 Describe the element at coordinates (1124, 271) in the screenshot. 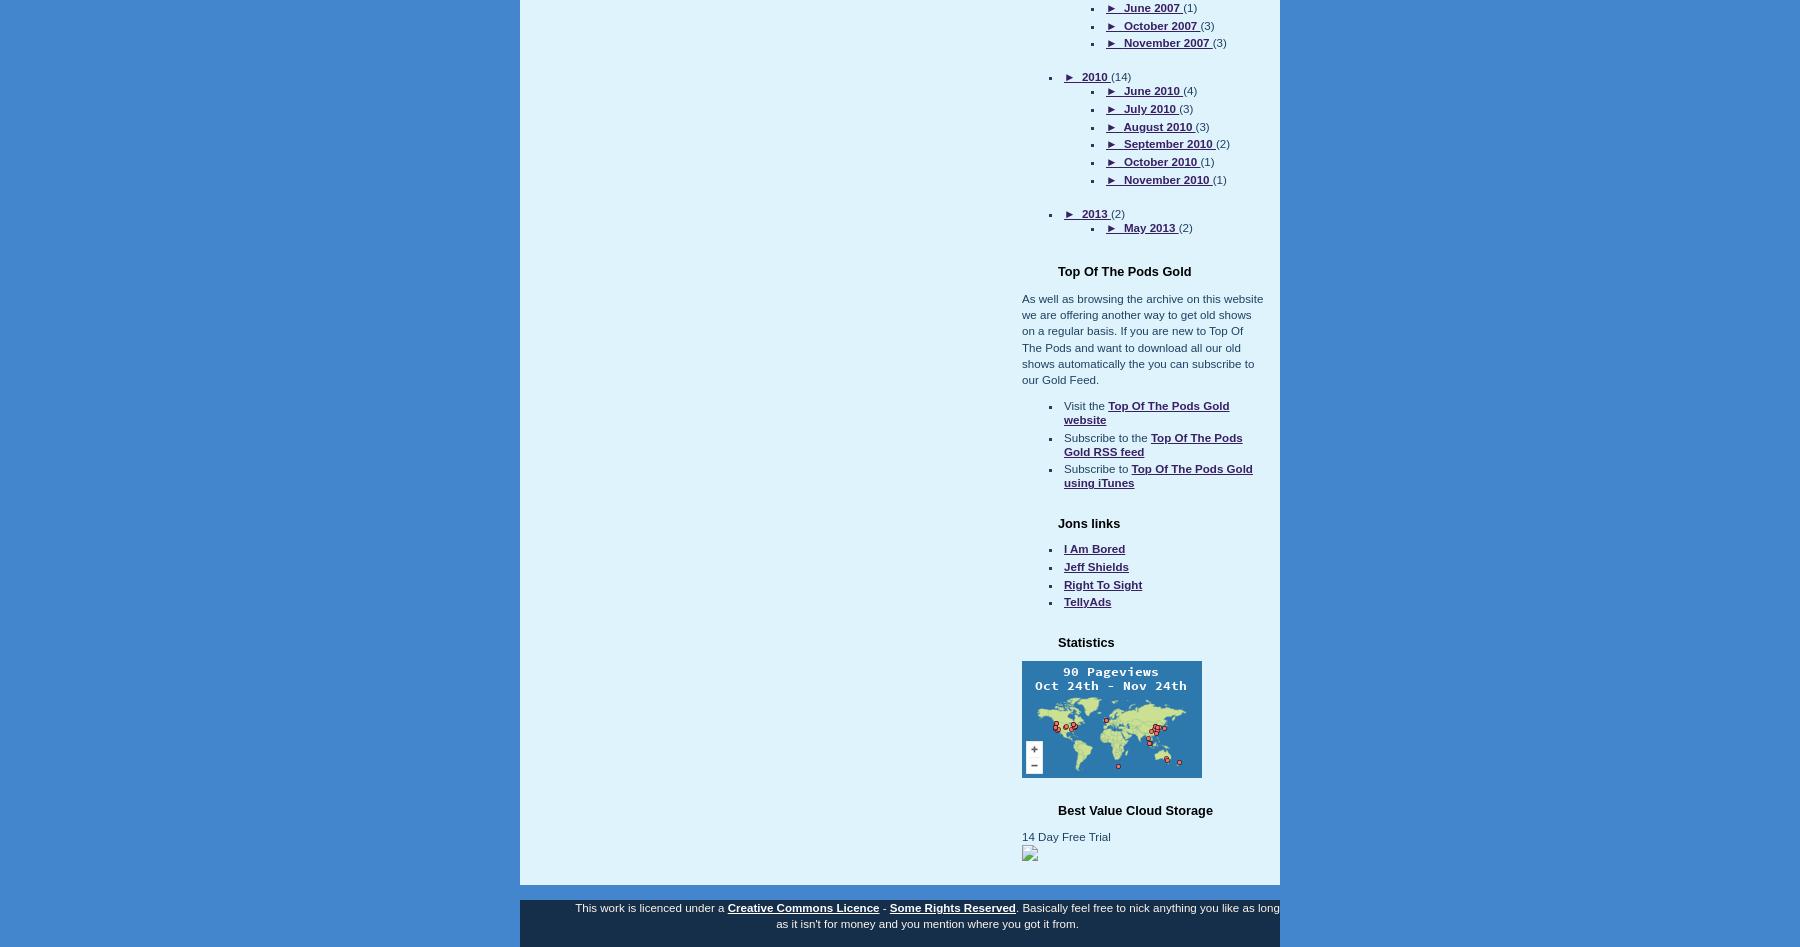

I see `'Top Of The Pods Gold'` at that location.